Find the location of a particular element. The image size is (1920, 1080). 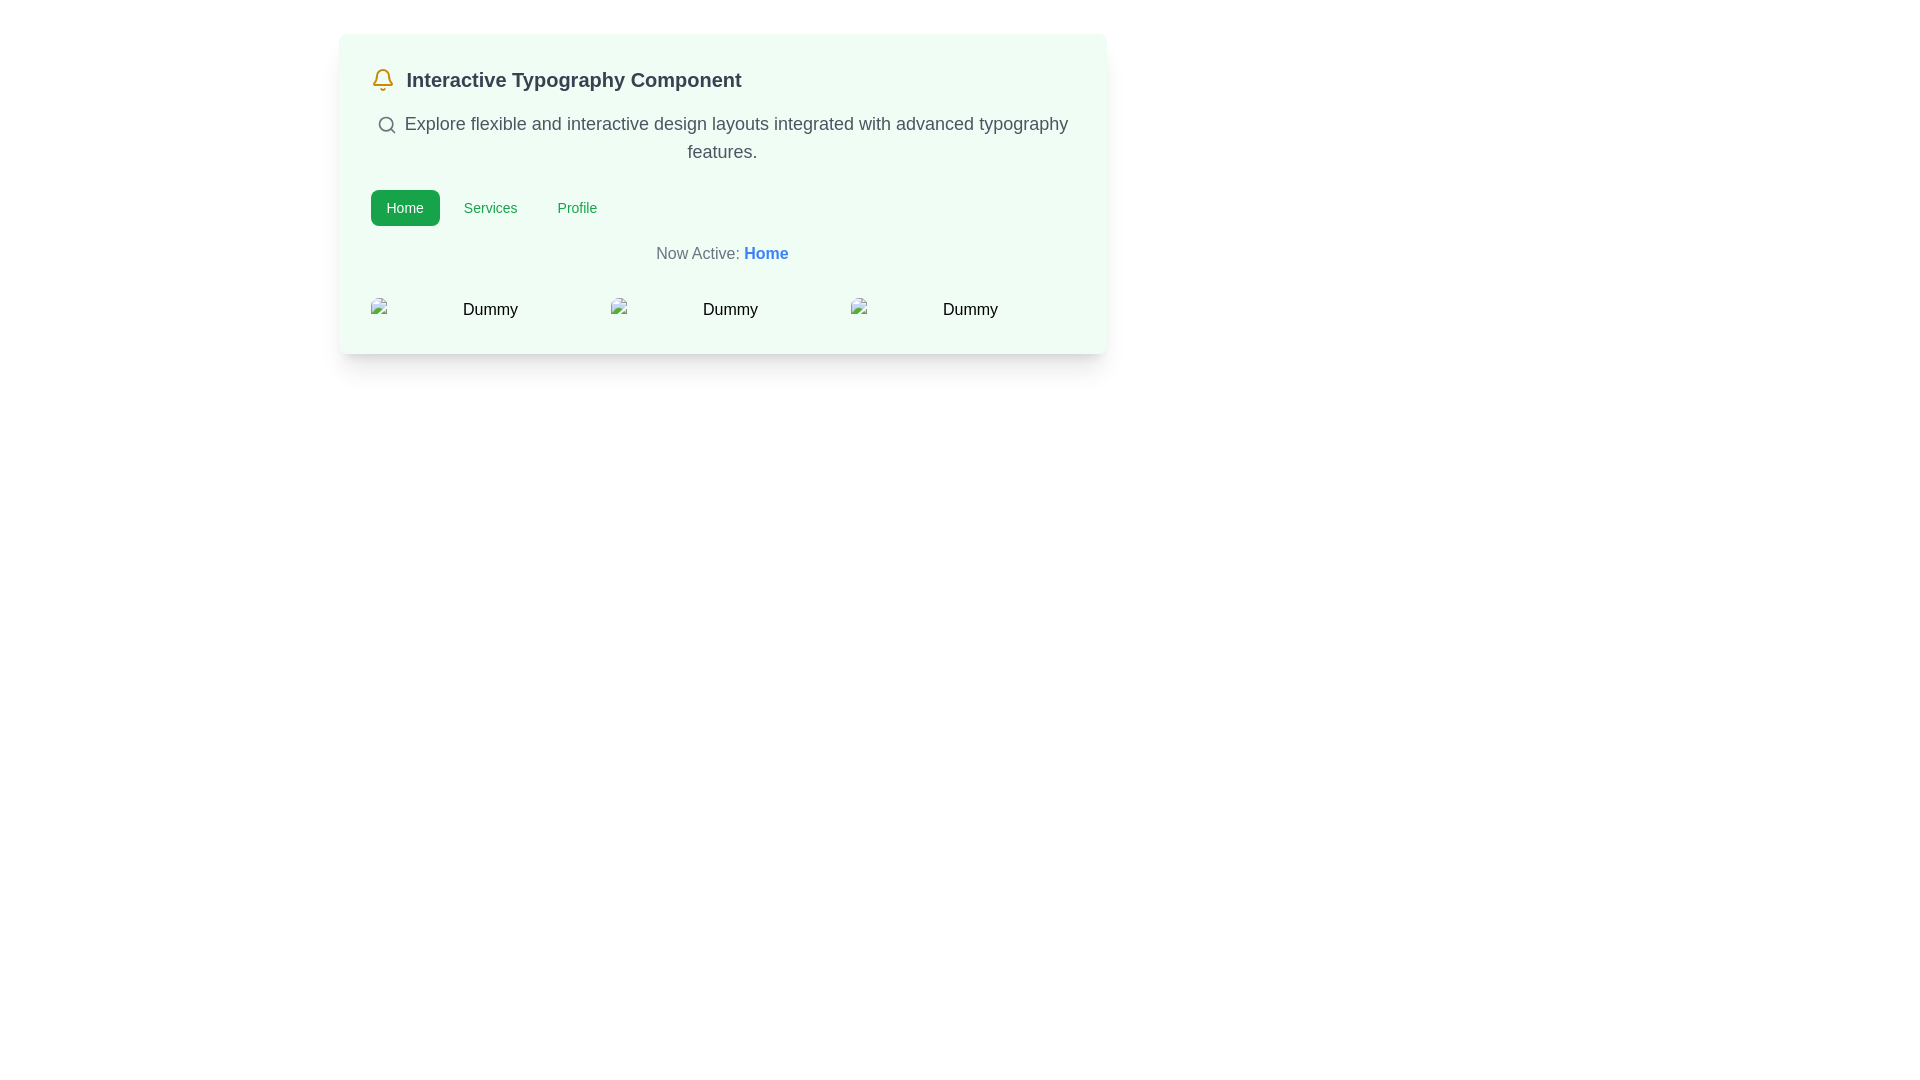

the Combined element of an image placeholder and a text label located in the bottom right segment of a three-column grid layout is located at coordinates (962, 309).